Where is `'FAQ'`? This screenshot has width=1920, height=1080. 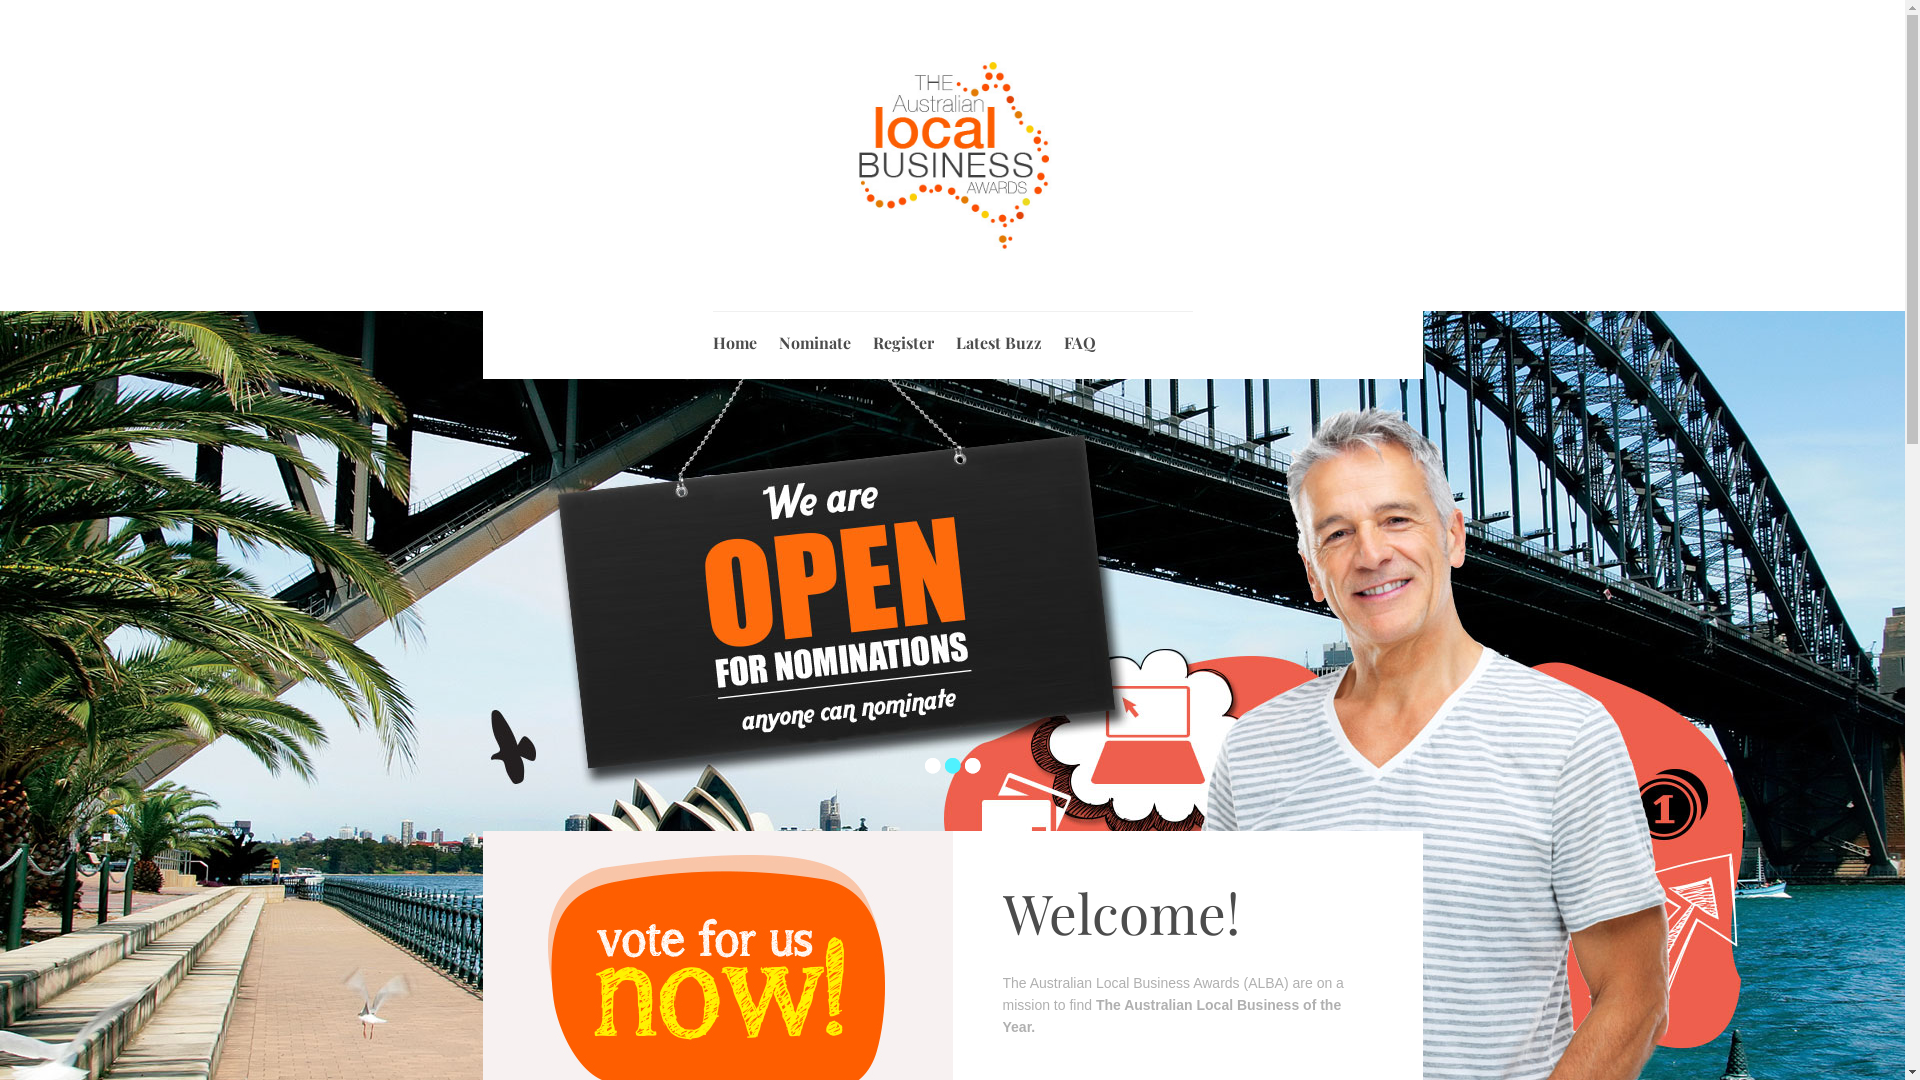
'FAQ' is located at coordinates (1063, 335).